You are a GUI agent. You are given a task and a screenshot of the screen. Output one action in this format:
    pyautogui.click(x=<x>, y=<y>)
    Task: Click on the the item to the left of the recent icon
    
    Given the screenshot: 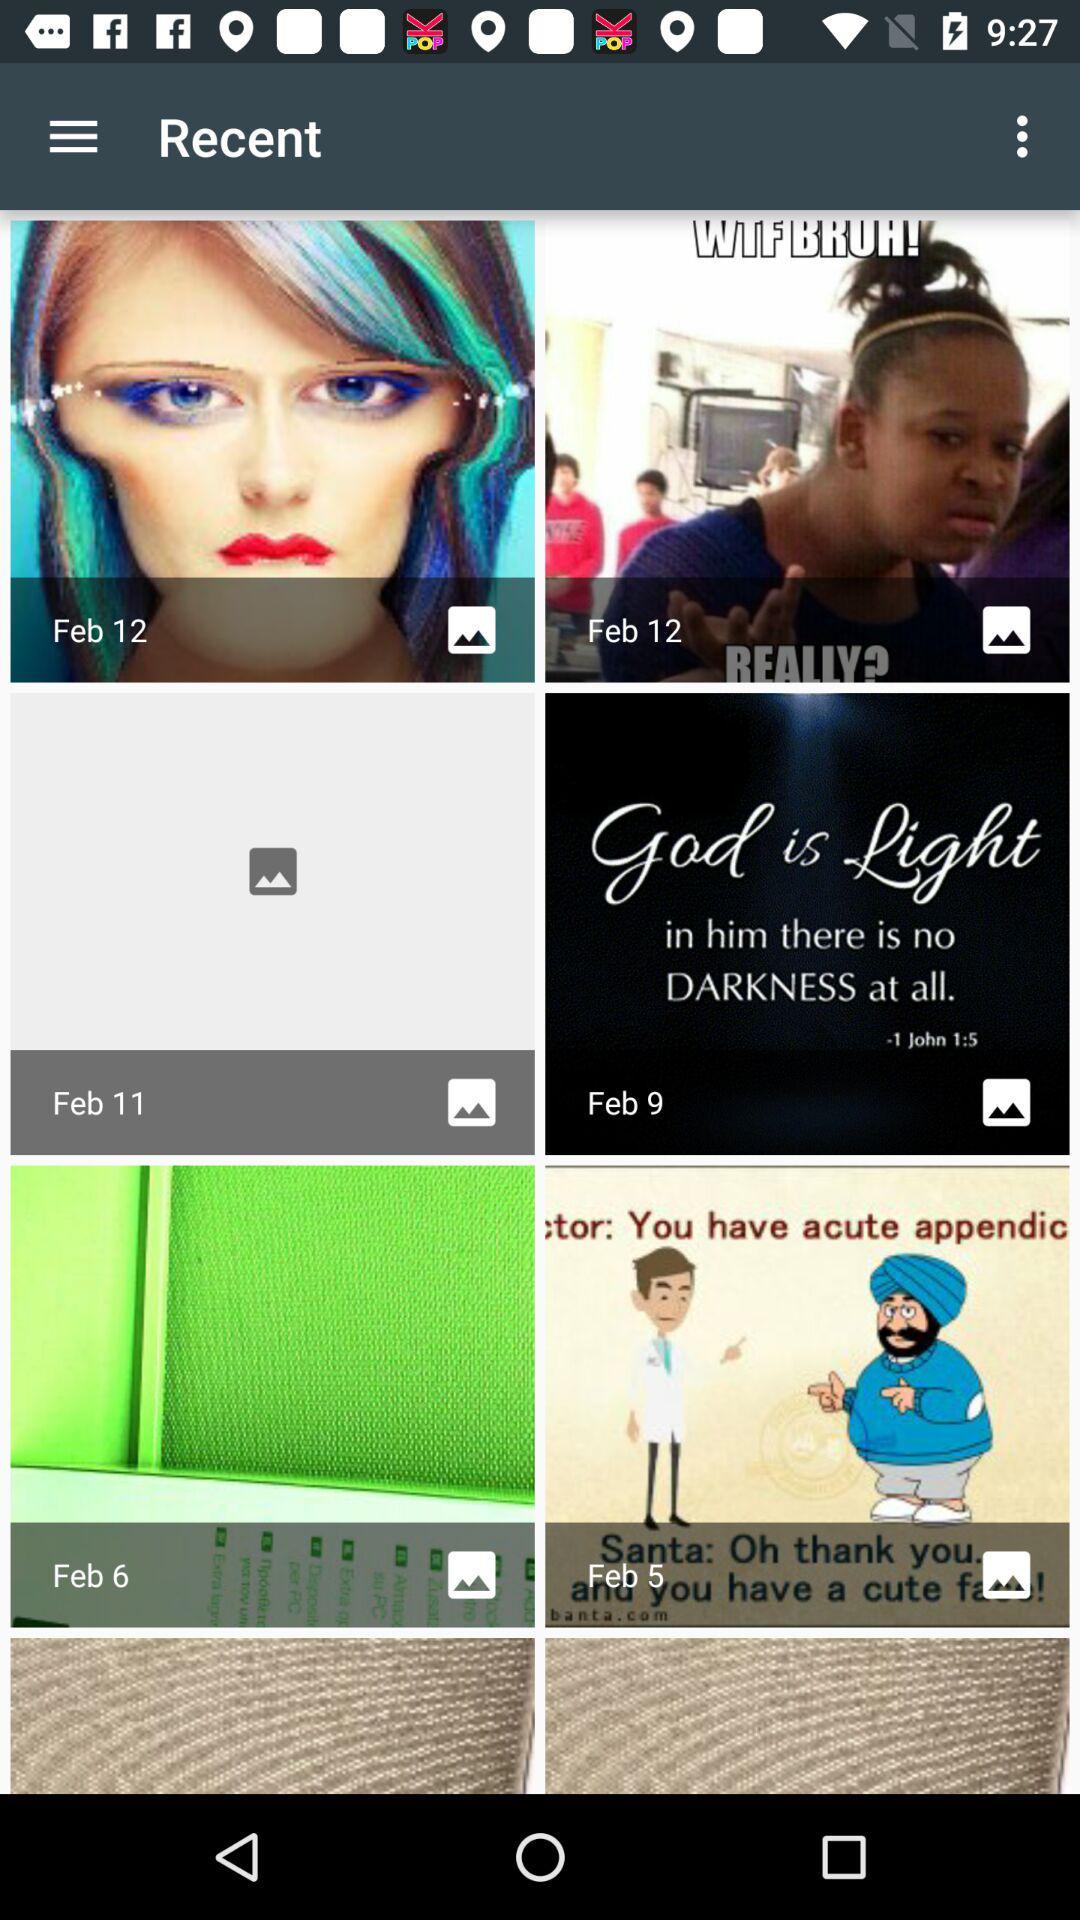 What is the action you would take?
    pyautogui.click(x=72, y=135)
    